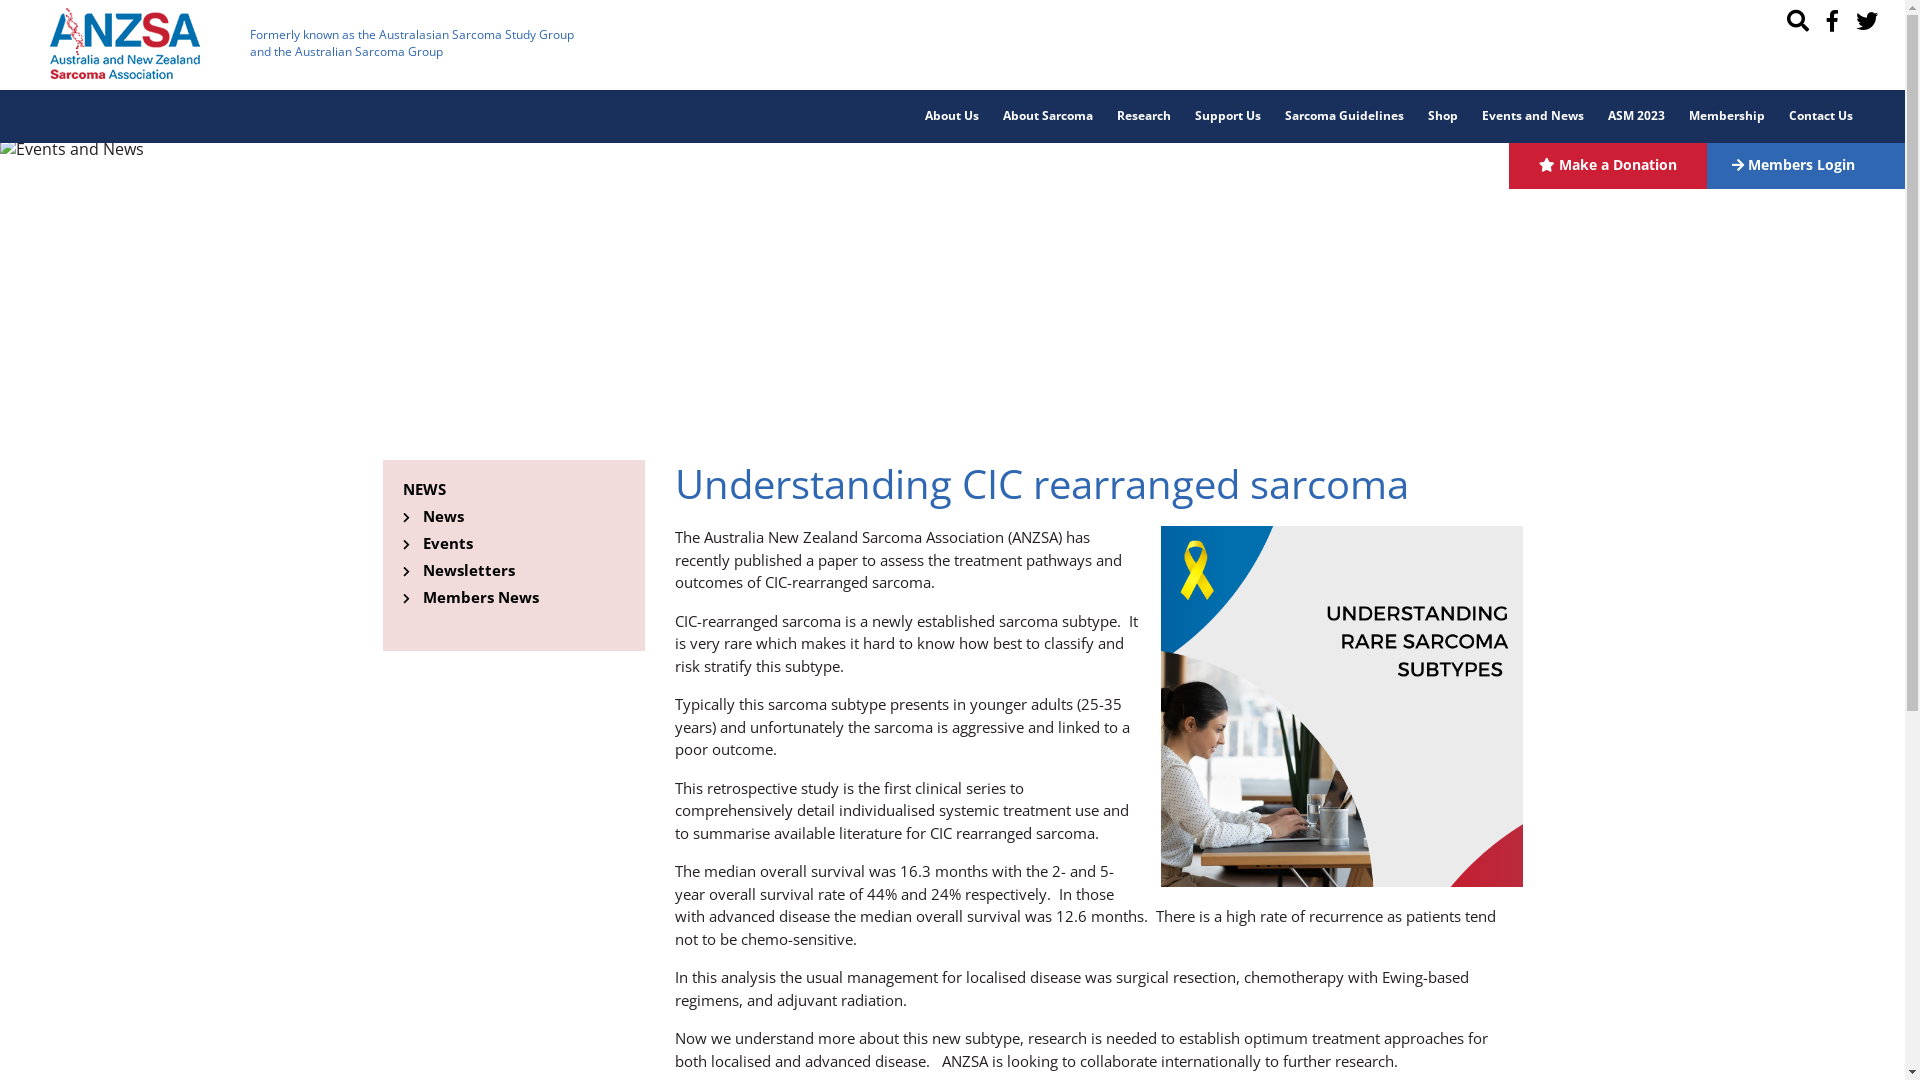  Describe the element at coordinates (1469, 116) in the screenshot. I see `'Events and News'` at that location.